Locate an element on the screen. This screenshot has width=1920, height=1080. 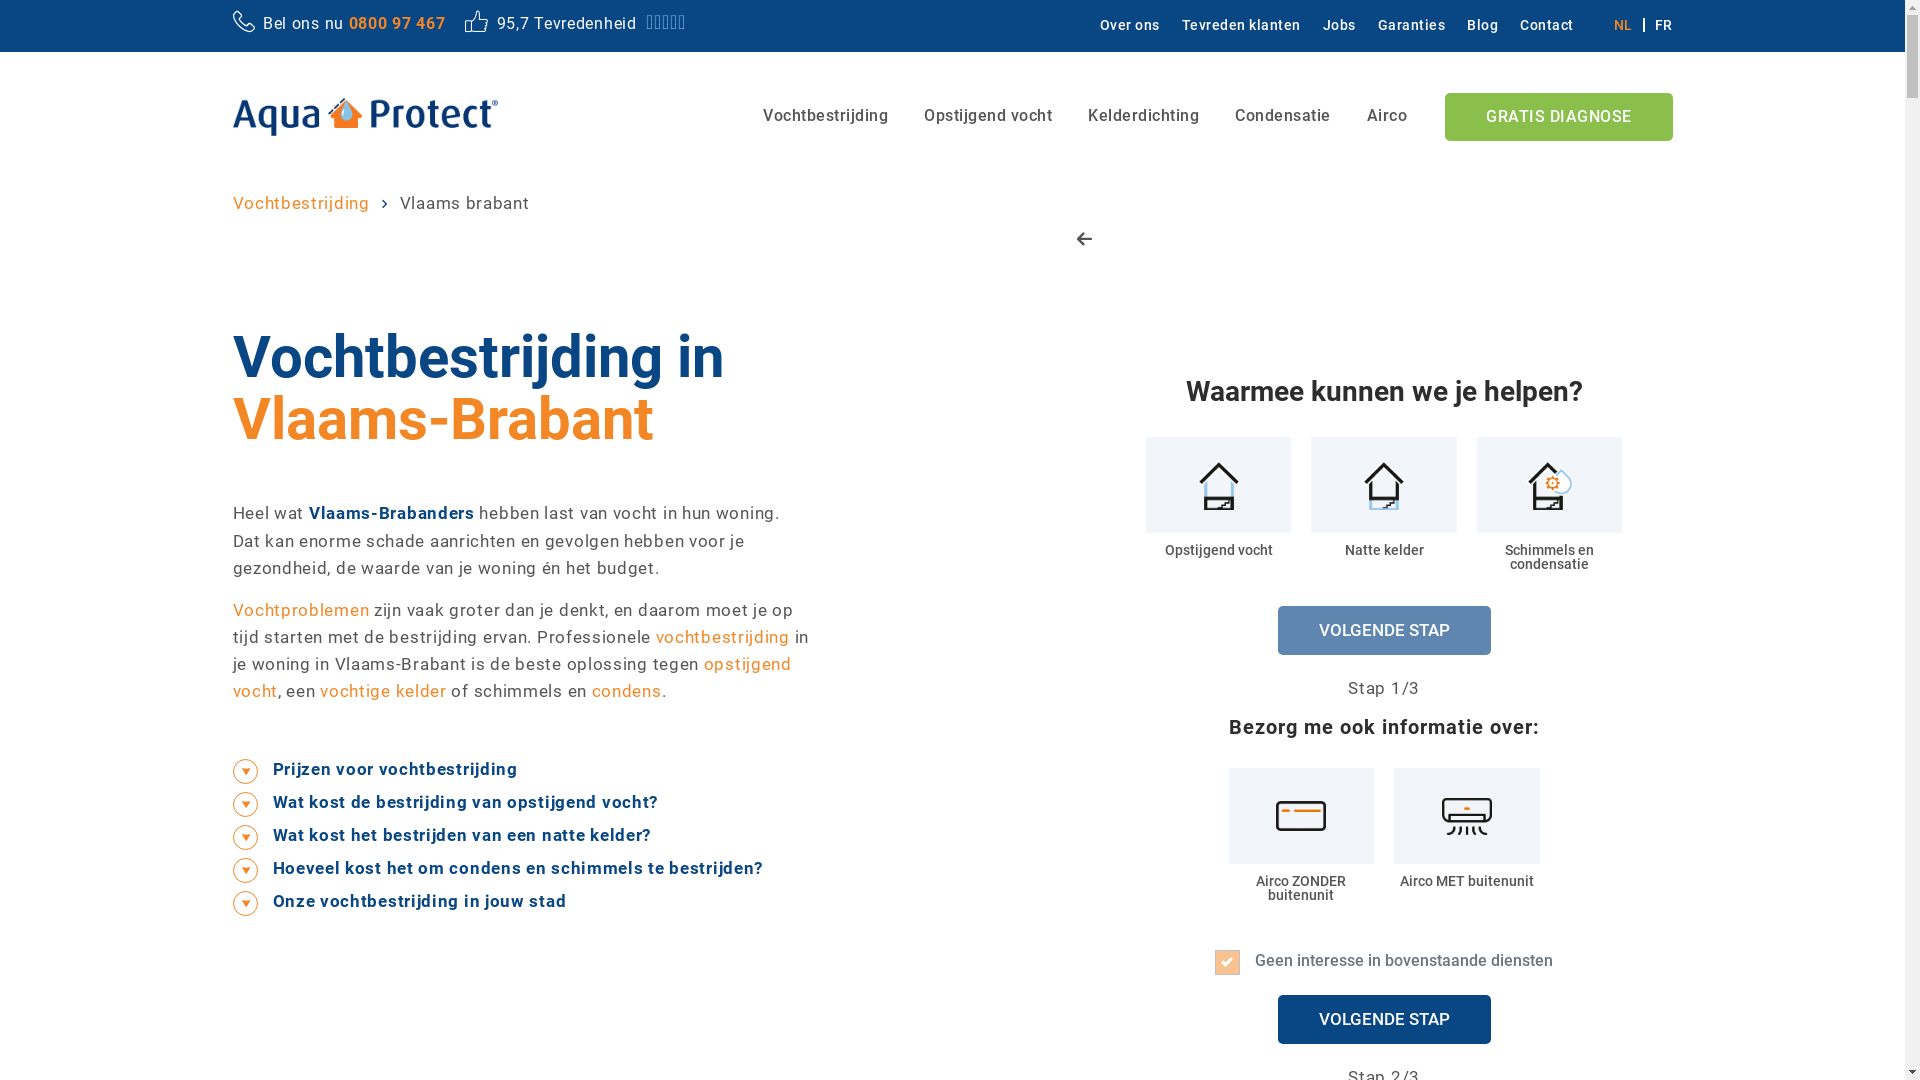
'FR' is located at coordinates (1657, 24).